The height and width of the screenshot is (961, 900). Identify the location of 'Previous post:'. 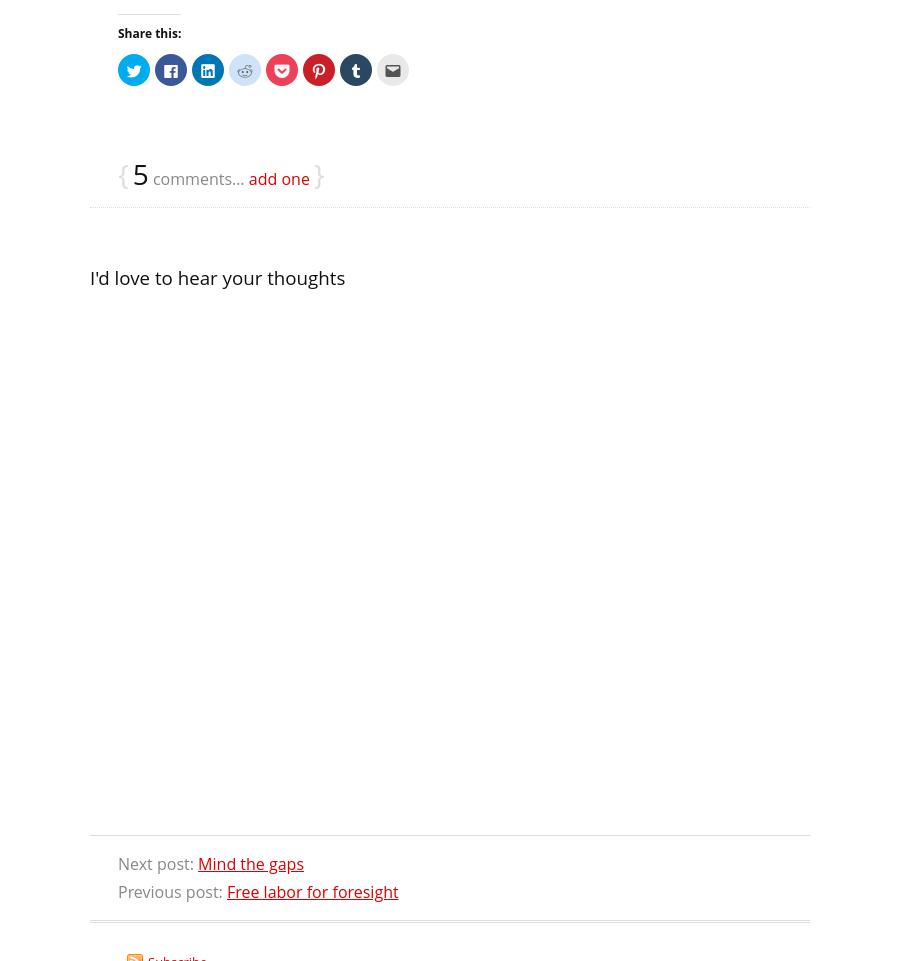
(172, 891).